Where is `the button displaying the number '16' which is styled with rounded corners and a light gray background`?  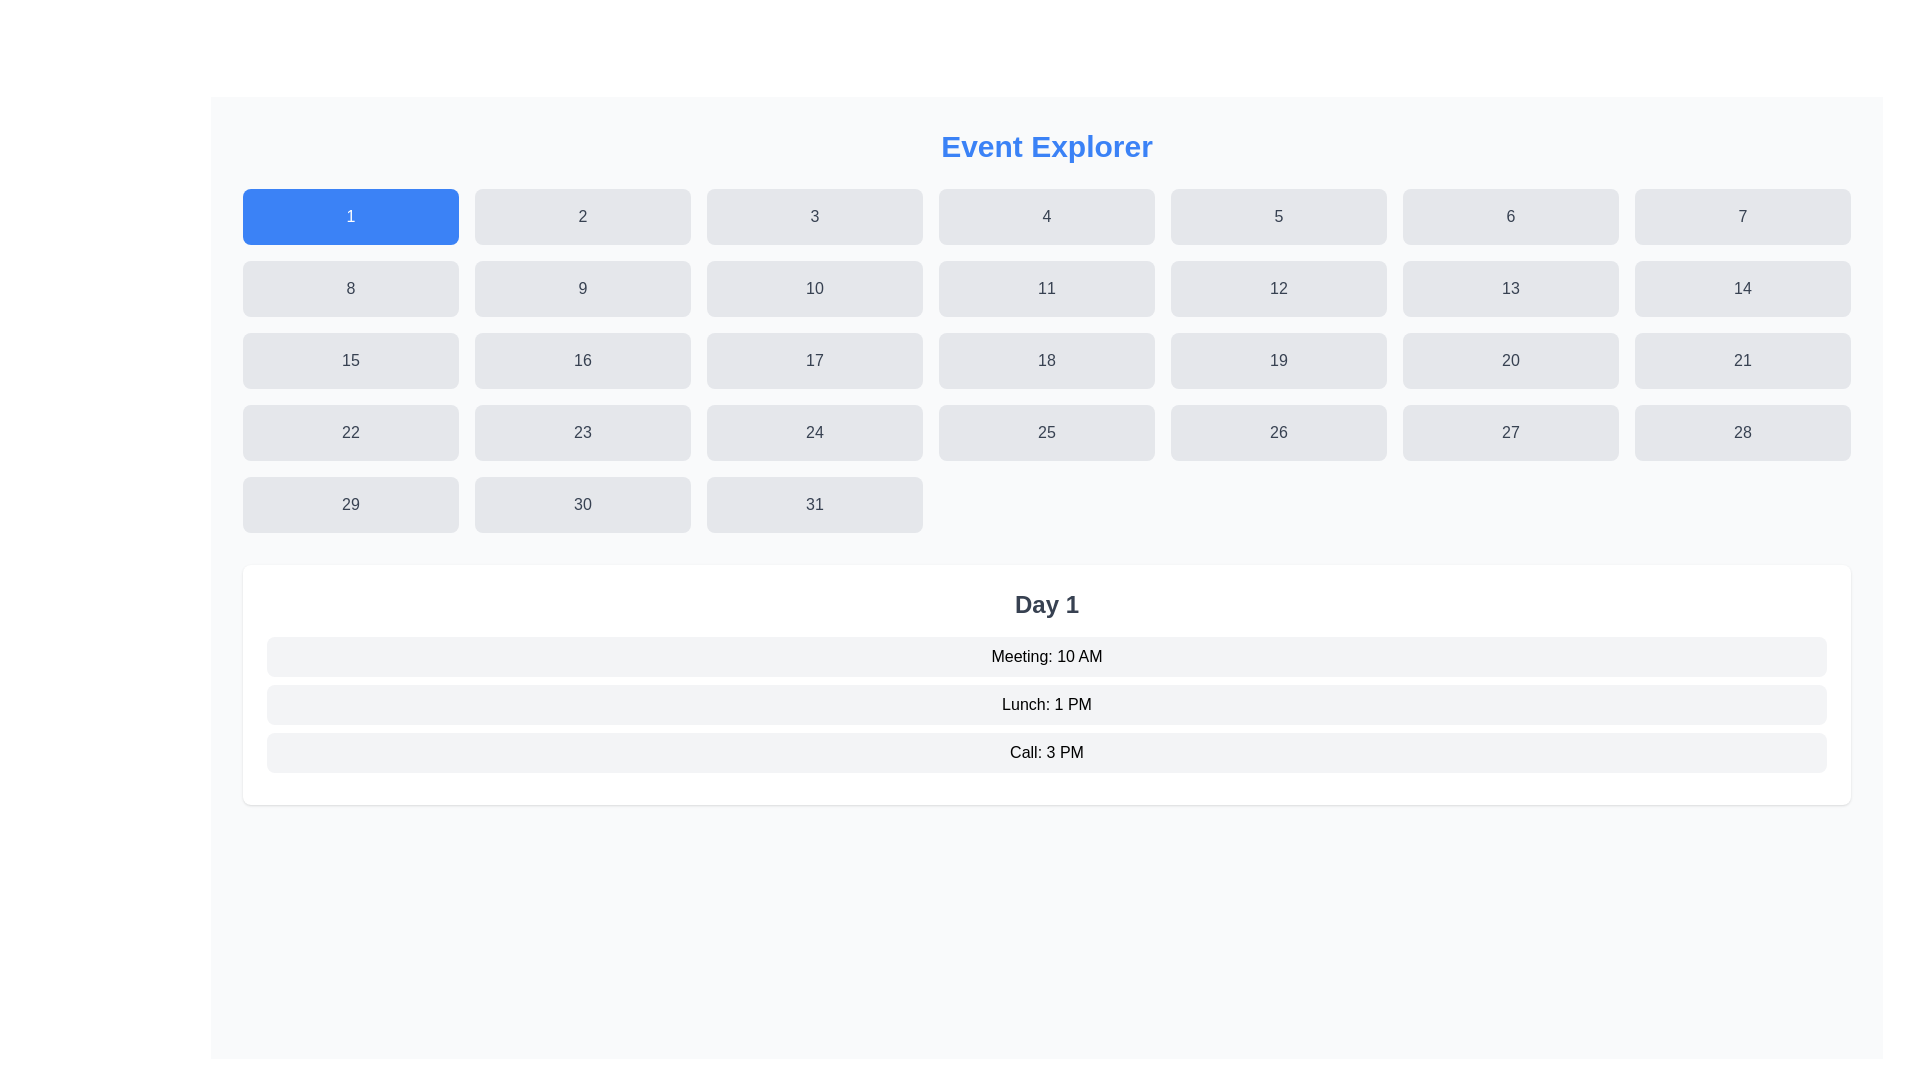
the button displaying the number '16' which is styled with rounded corners and a light gray background is located at coordinates (581, 361).